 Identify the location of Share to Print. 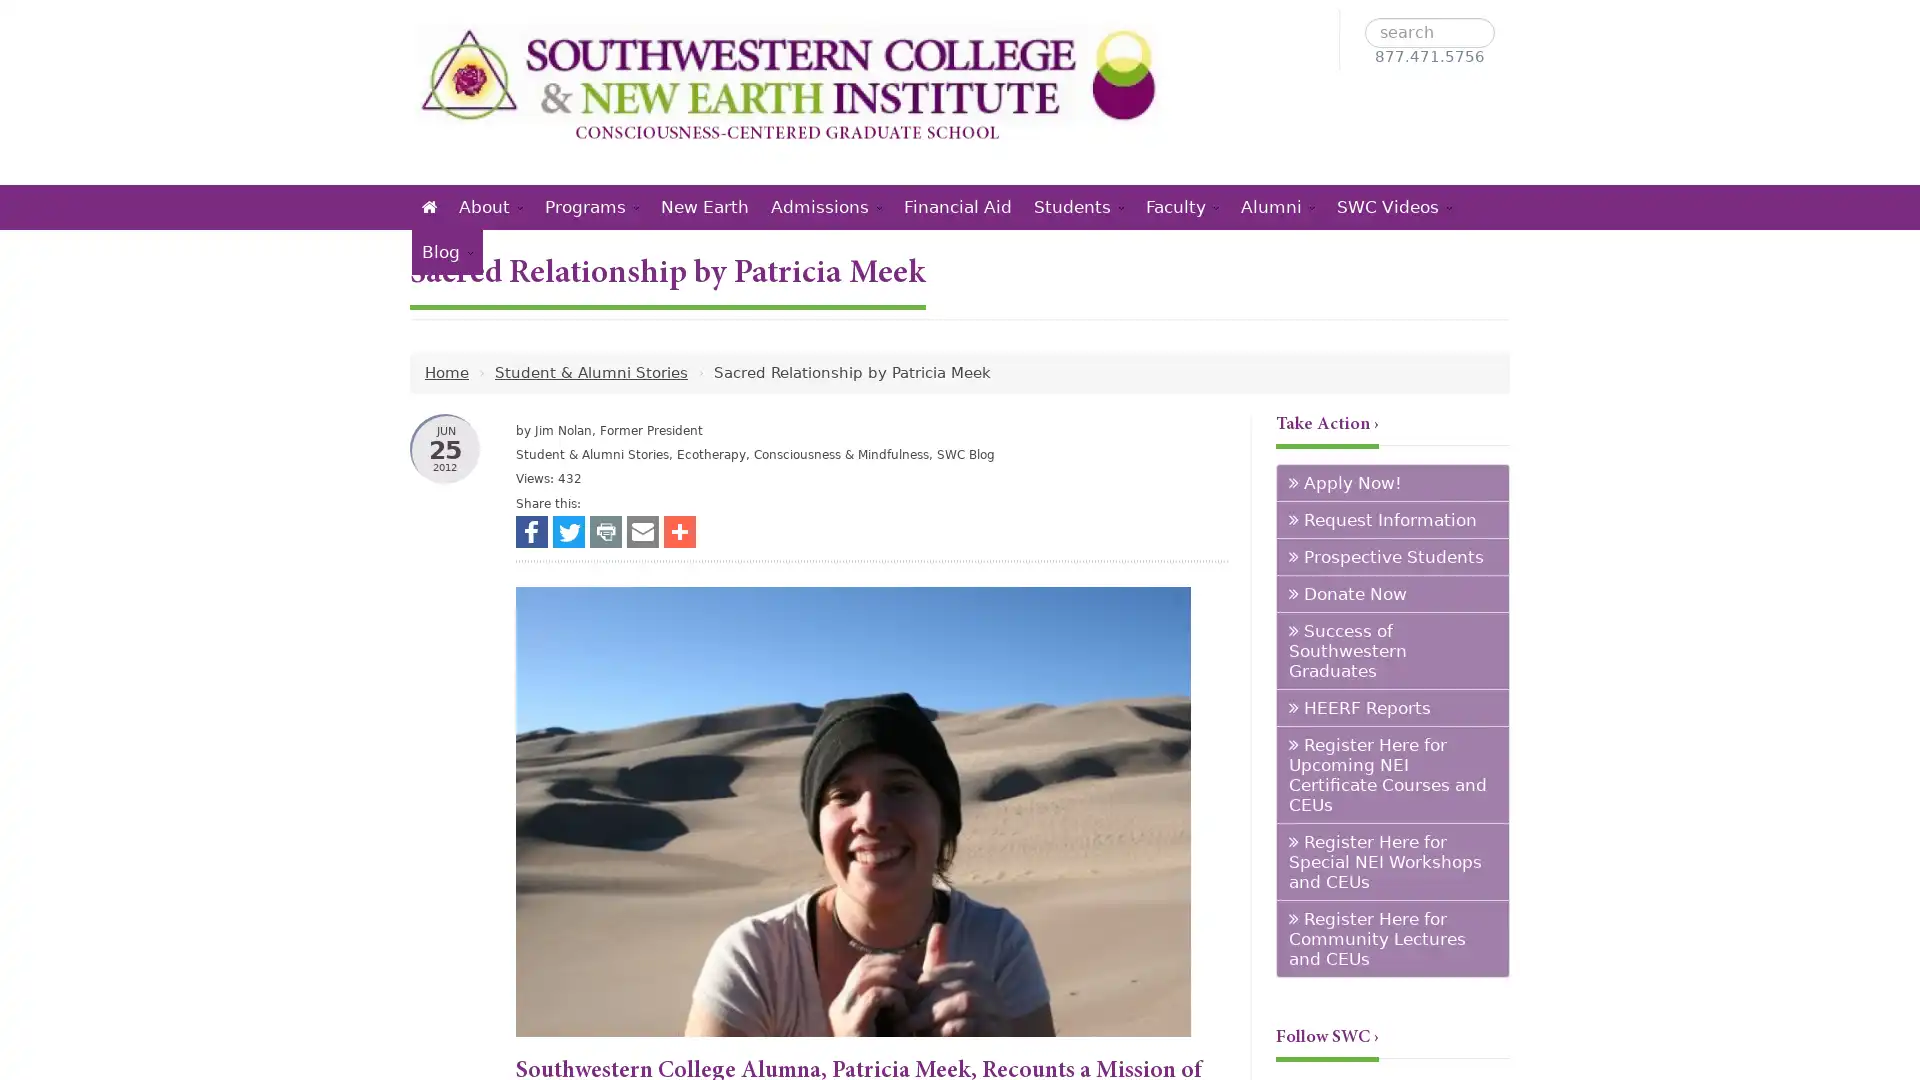
(604, 530).